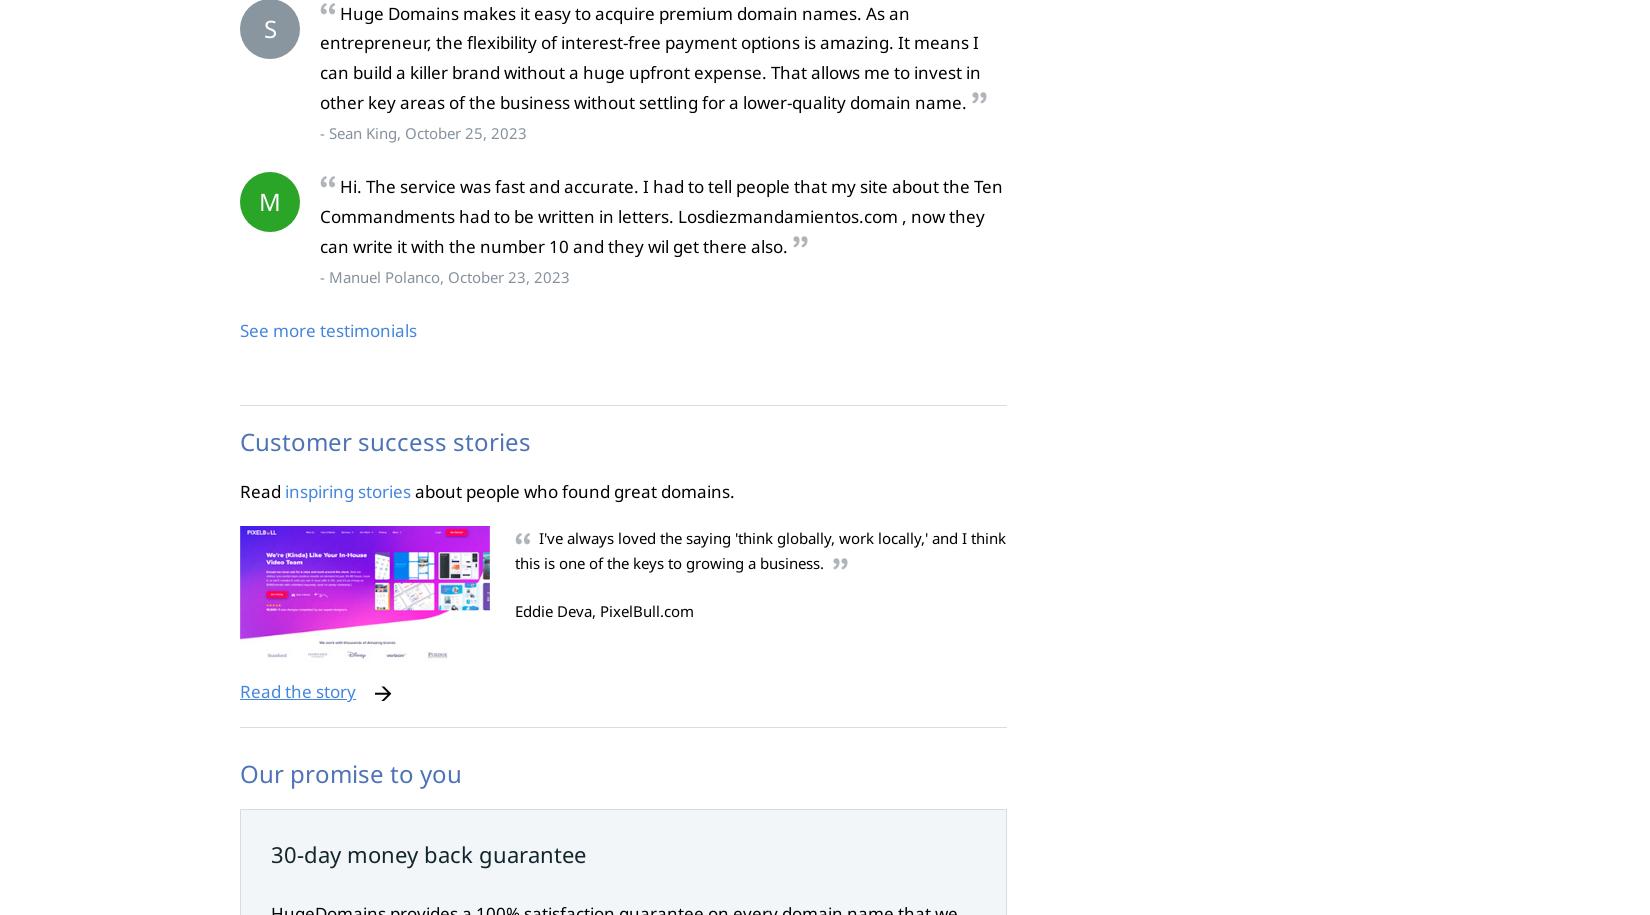 Image resolution: width=1650 pixels, height=915 pixels. Describe the element at coordinates (603, 611) in the screenshot. I see `'Eddie Deva, PixelBull.com'` at that location.